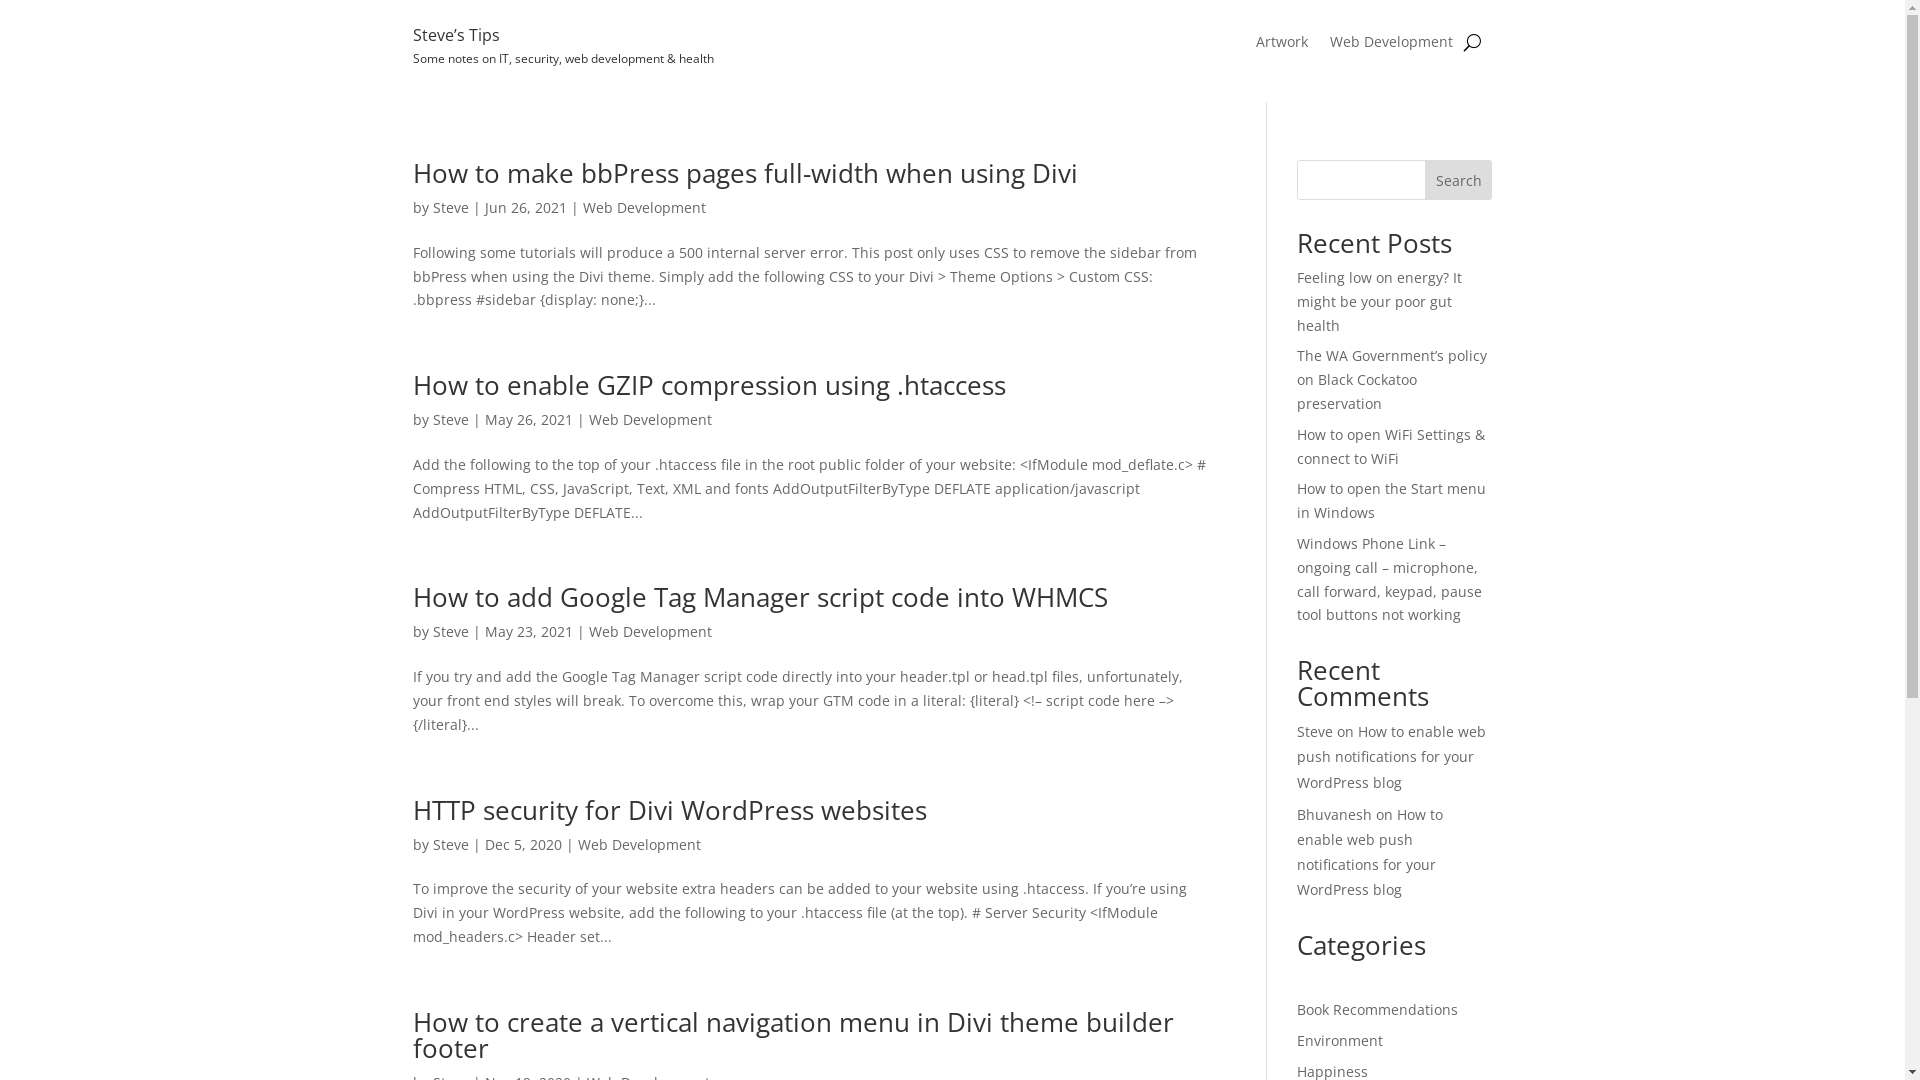 The height and width of the screenshot is (1080, 1920). I want to click on 'Bhuvanesh', so click(1334, 814).